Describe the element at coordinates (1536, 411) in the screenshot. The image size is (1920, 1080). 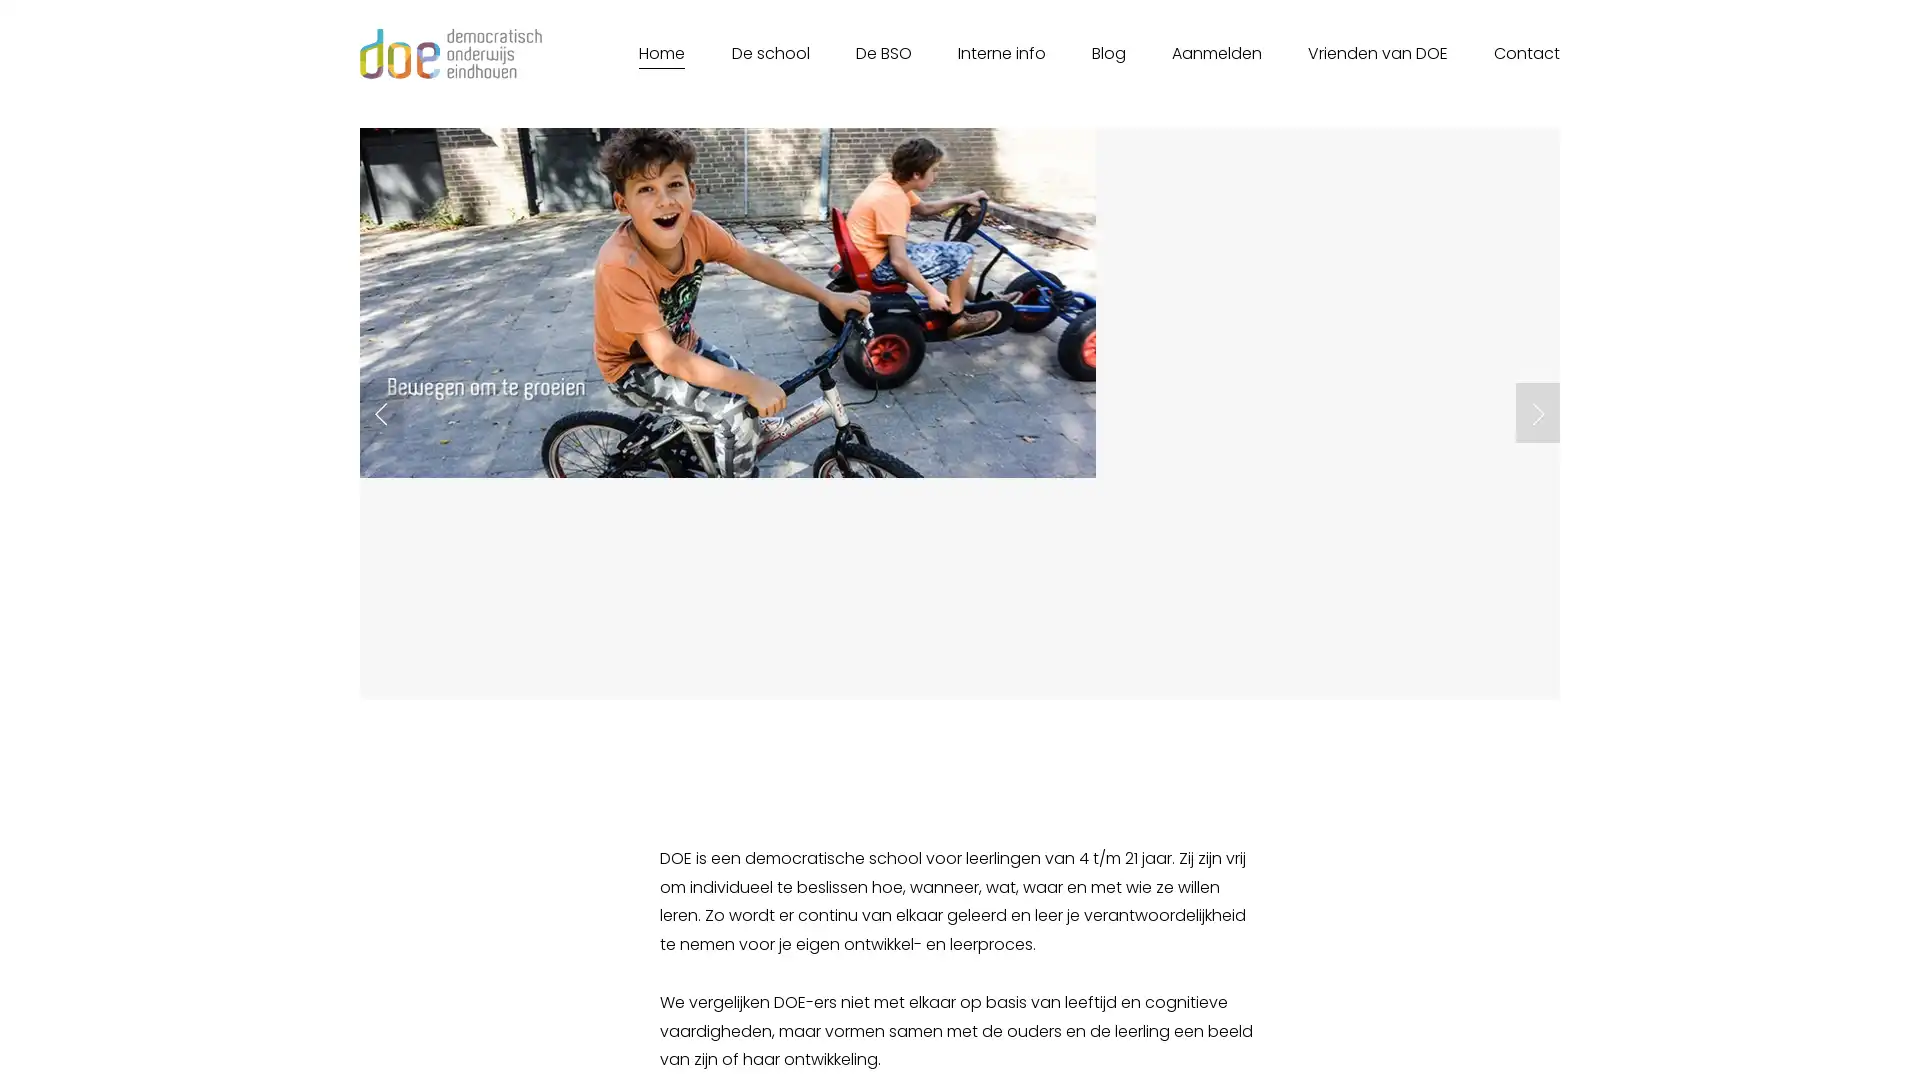
I see `Volgende dia` at that location.